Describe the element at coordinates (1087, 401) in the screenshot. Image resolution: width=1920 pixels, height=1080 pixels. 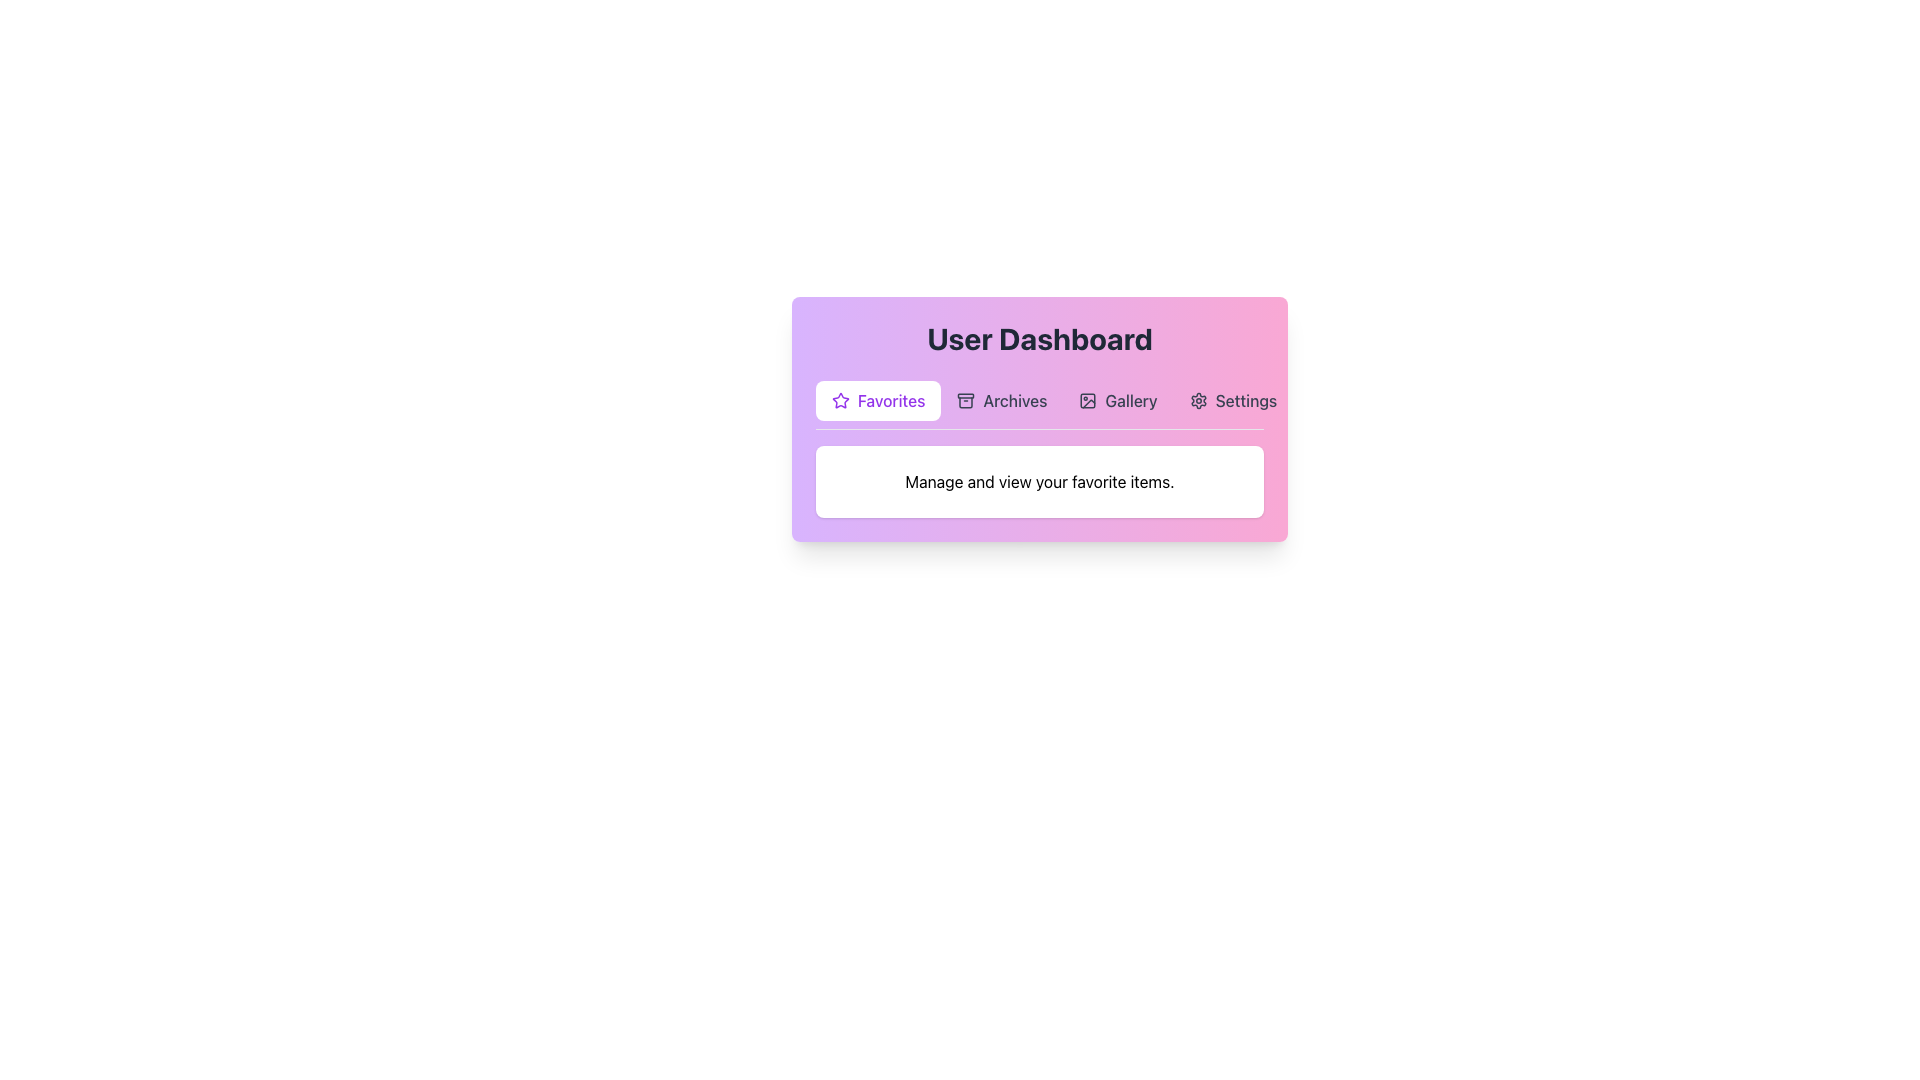
I see `the SVG Rectangle that serves as the main rectangular frame of the icon in the 'User Dashboard' panel, located next to the 'Favorites' label` at that location.